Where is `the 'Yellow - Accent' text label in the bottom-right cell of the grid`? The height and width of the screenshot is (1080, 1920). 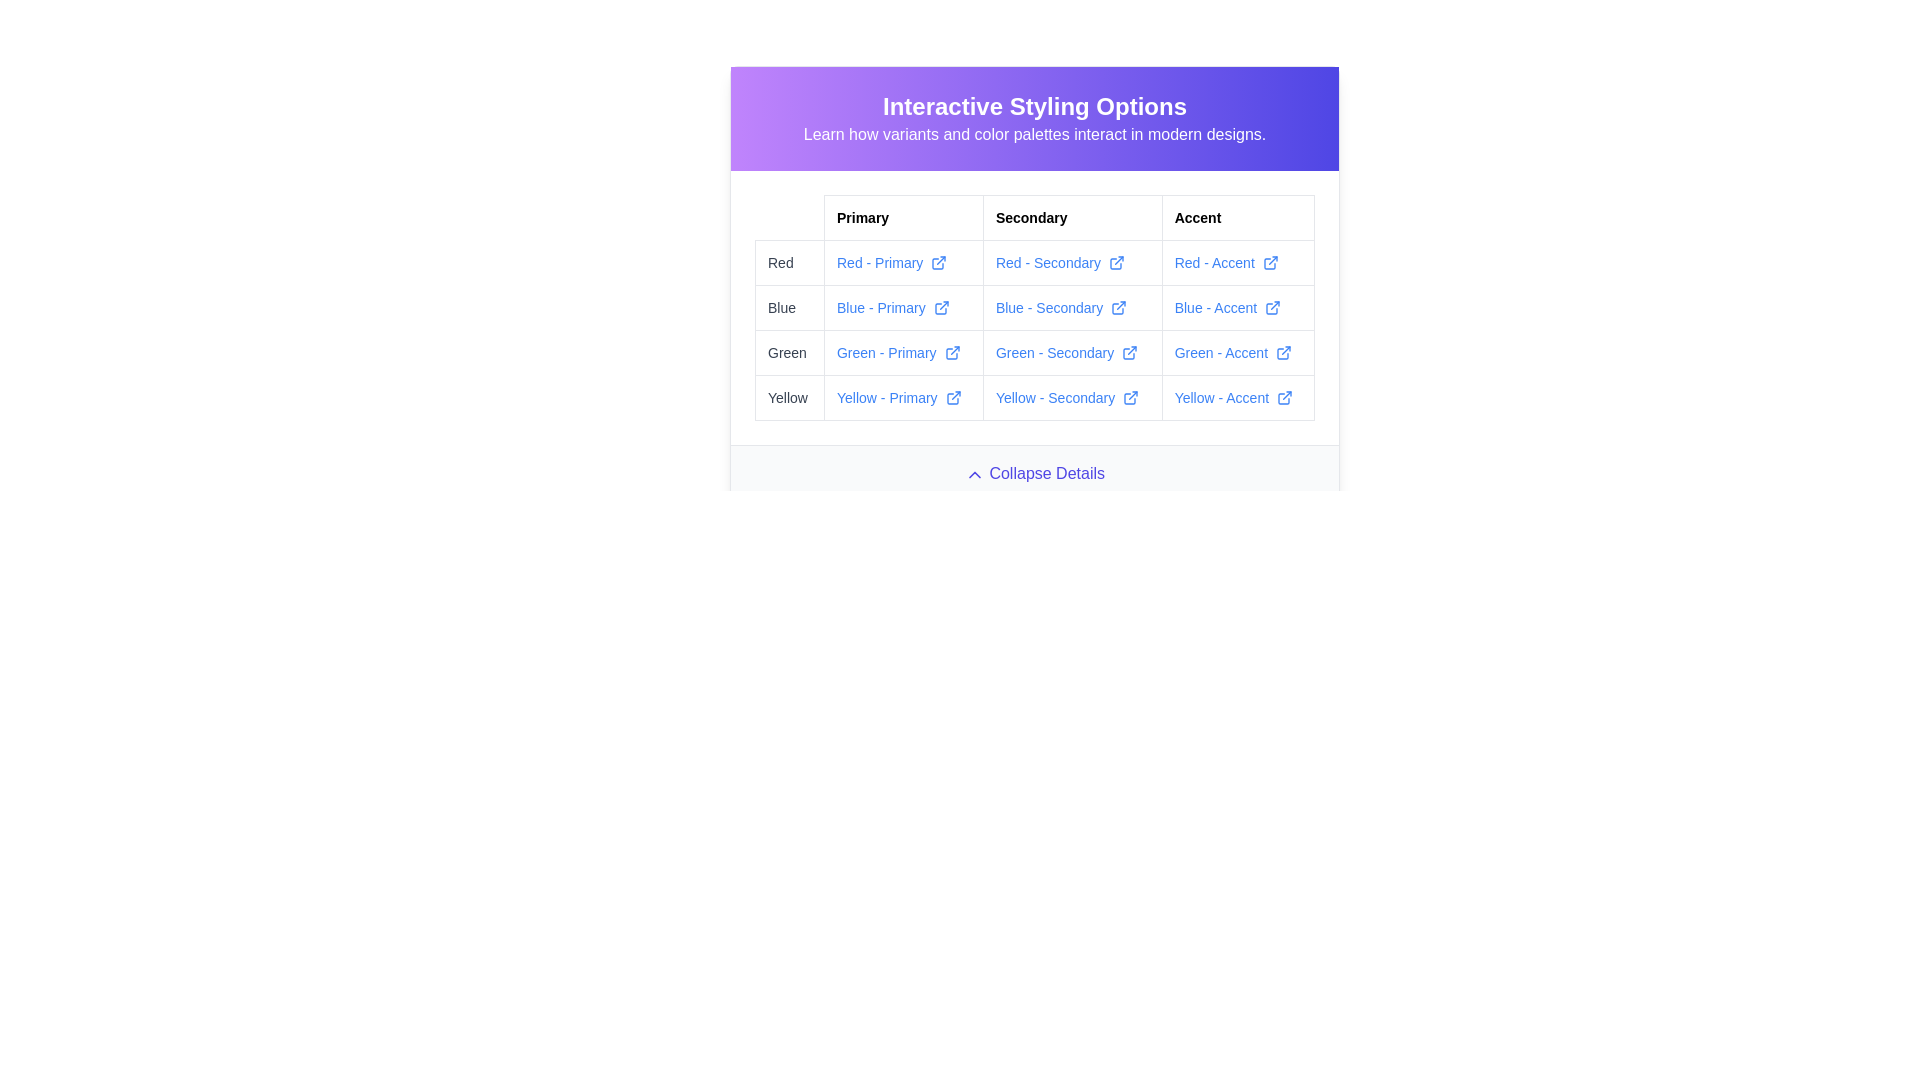
the 'Yellow - Accent' text label in the bottom-right cell of the grid is located at coordinates (1237, 397).